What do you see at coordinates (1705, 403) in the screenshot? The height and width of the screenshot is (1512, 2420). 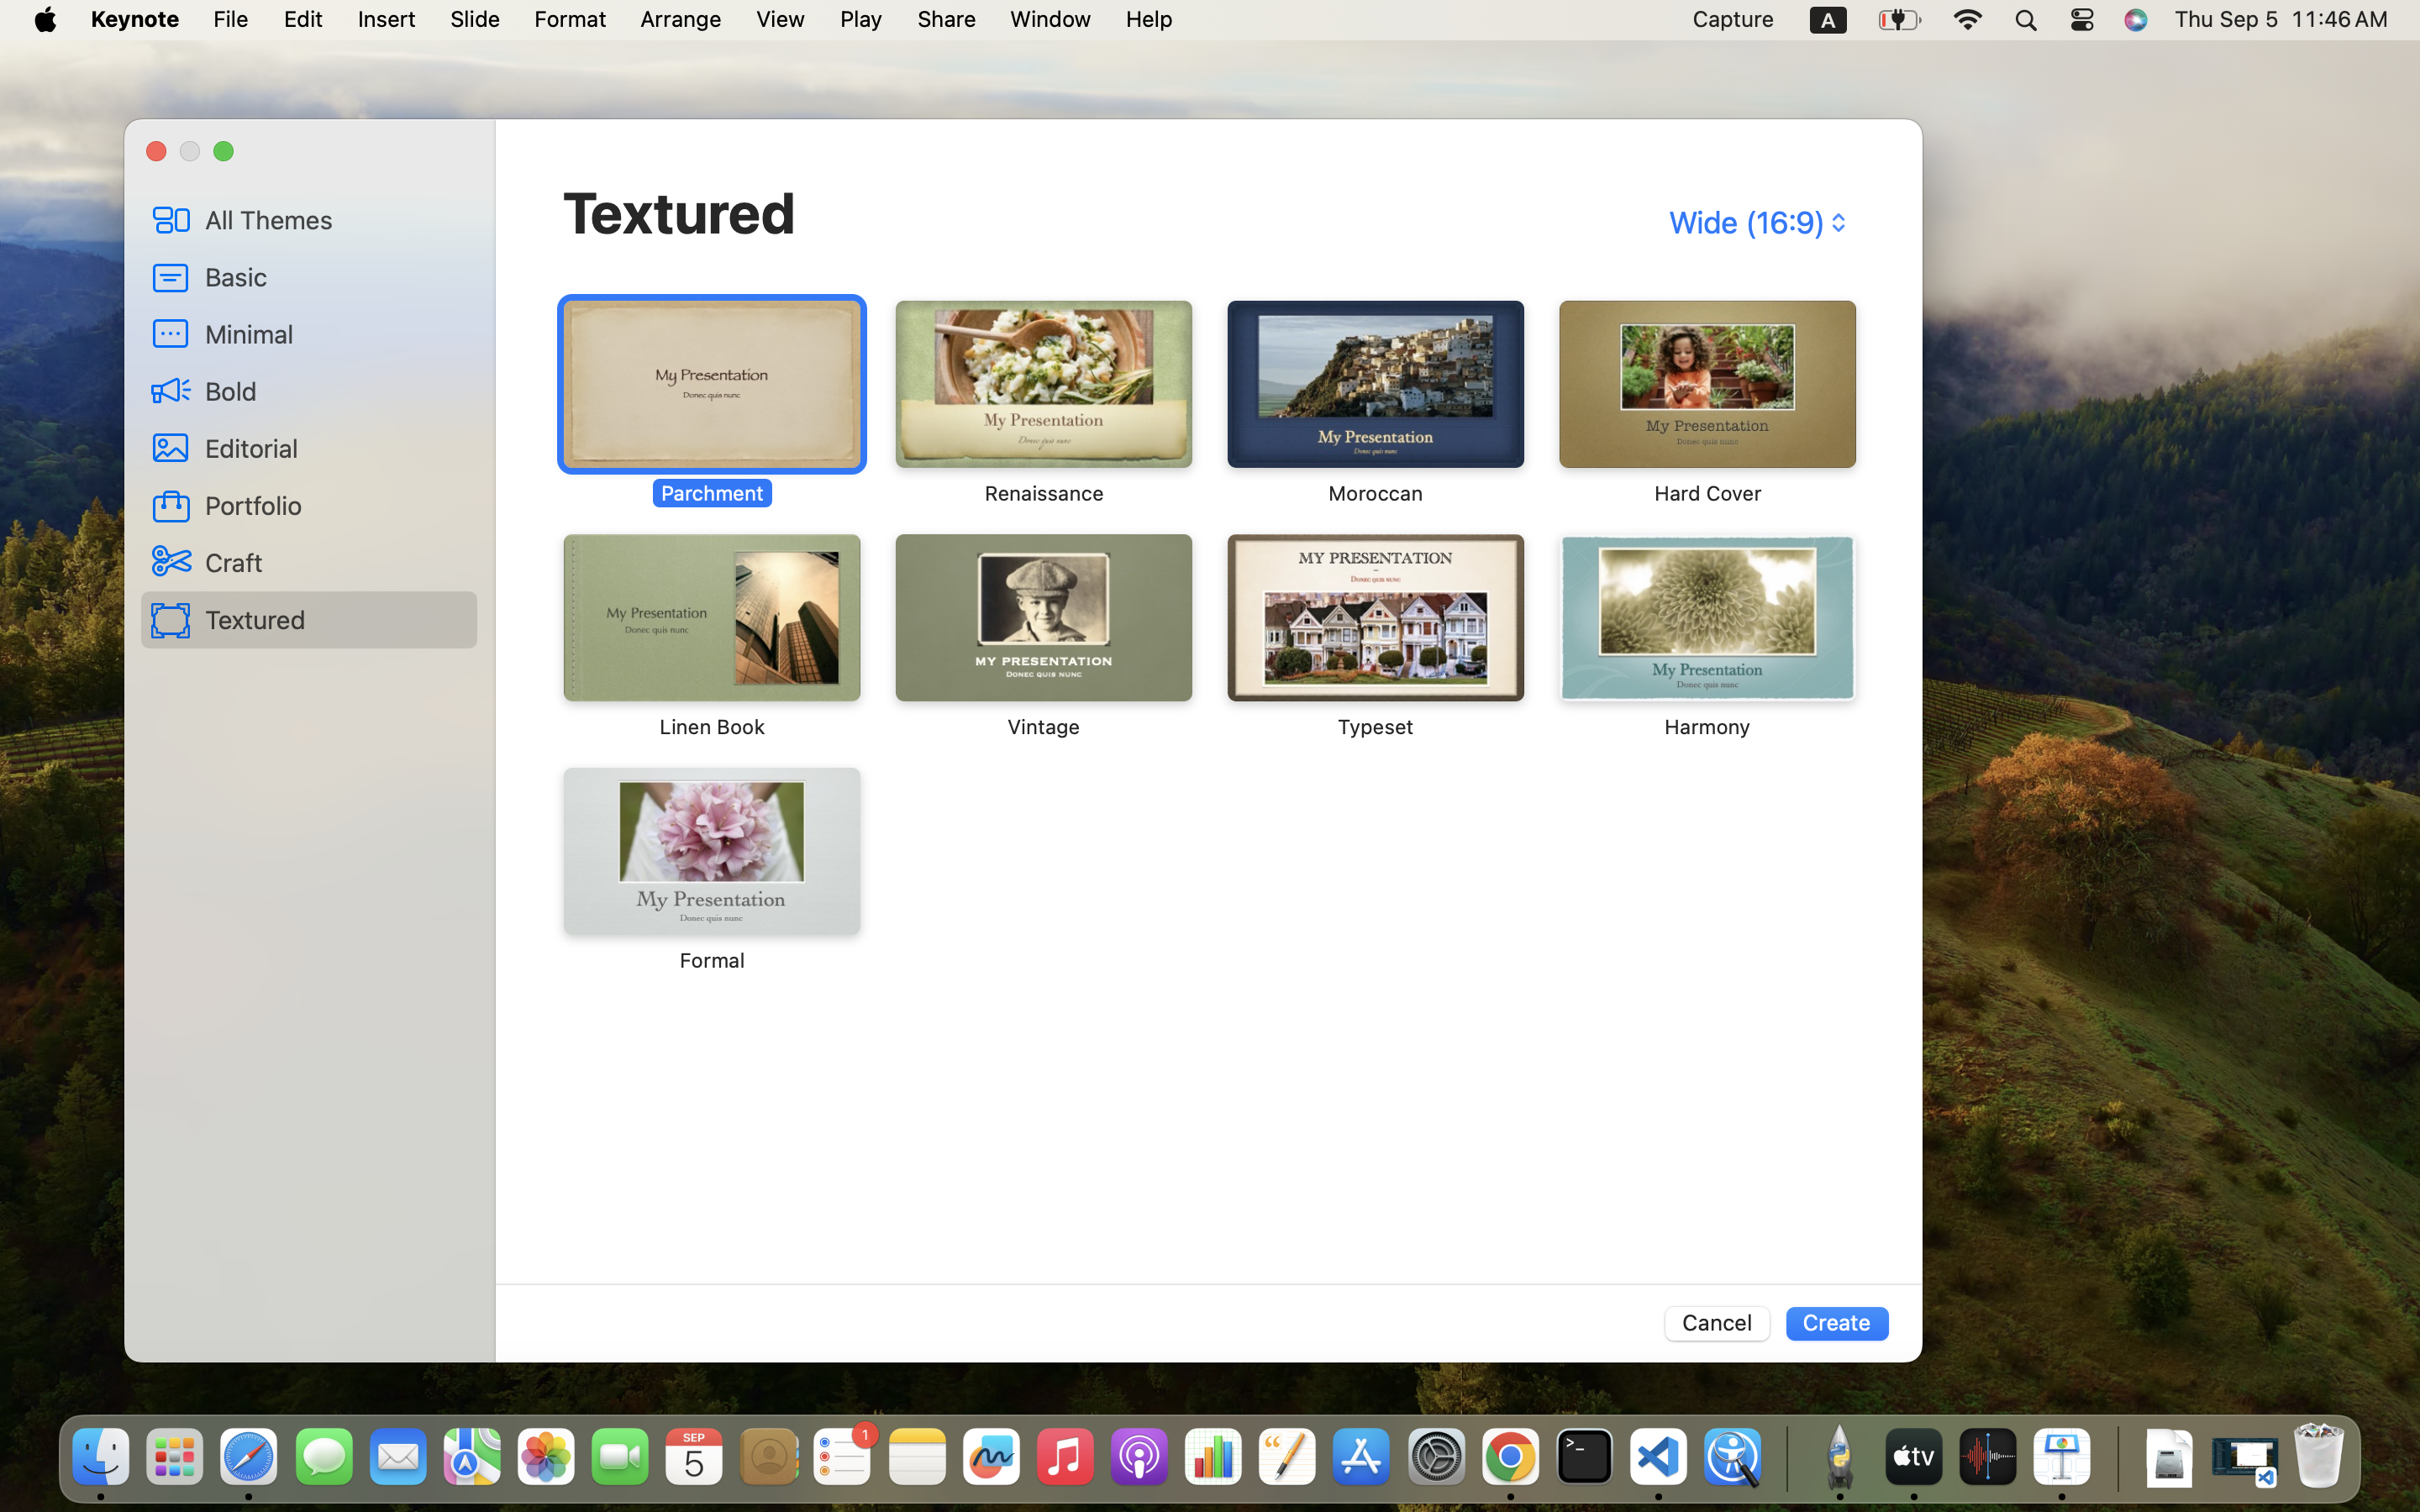 I see `'‎⁨Hard Cover⁩'` at bounding box center [1705, 403].